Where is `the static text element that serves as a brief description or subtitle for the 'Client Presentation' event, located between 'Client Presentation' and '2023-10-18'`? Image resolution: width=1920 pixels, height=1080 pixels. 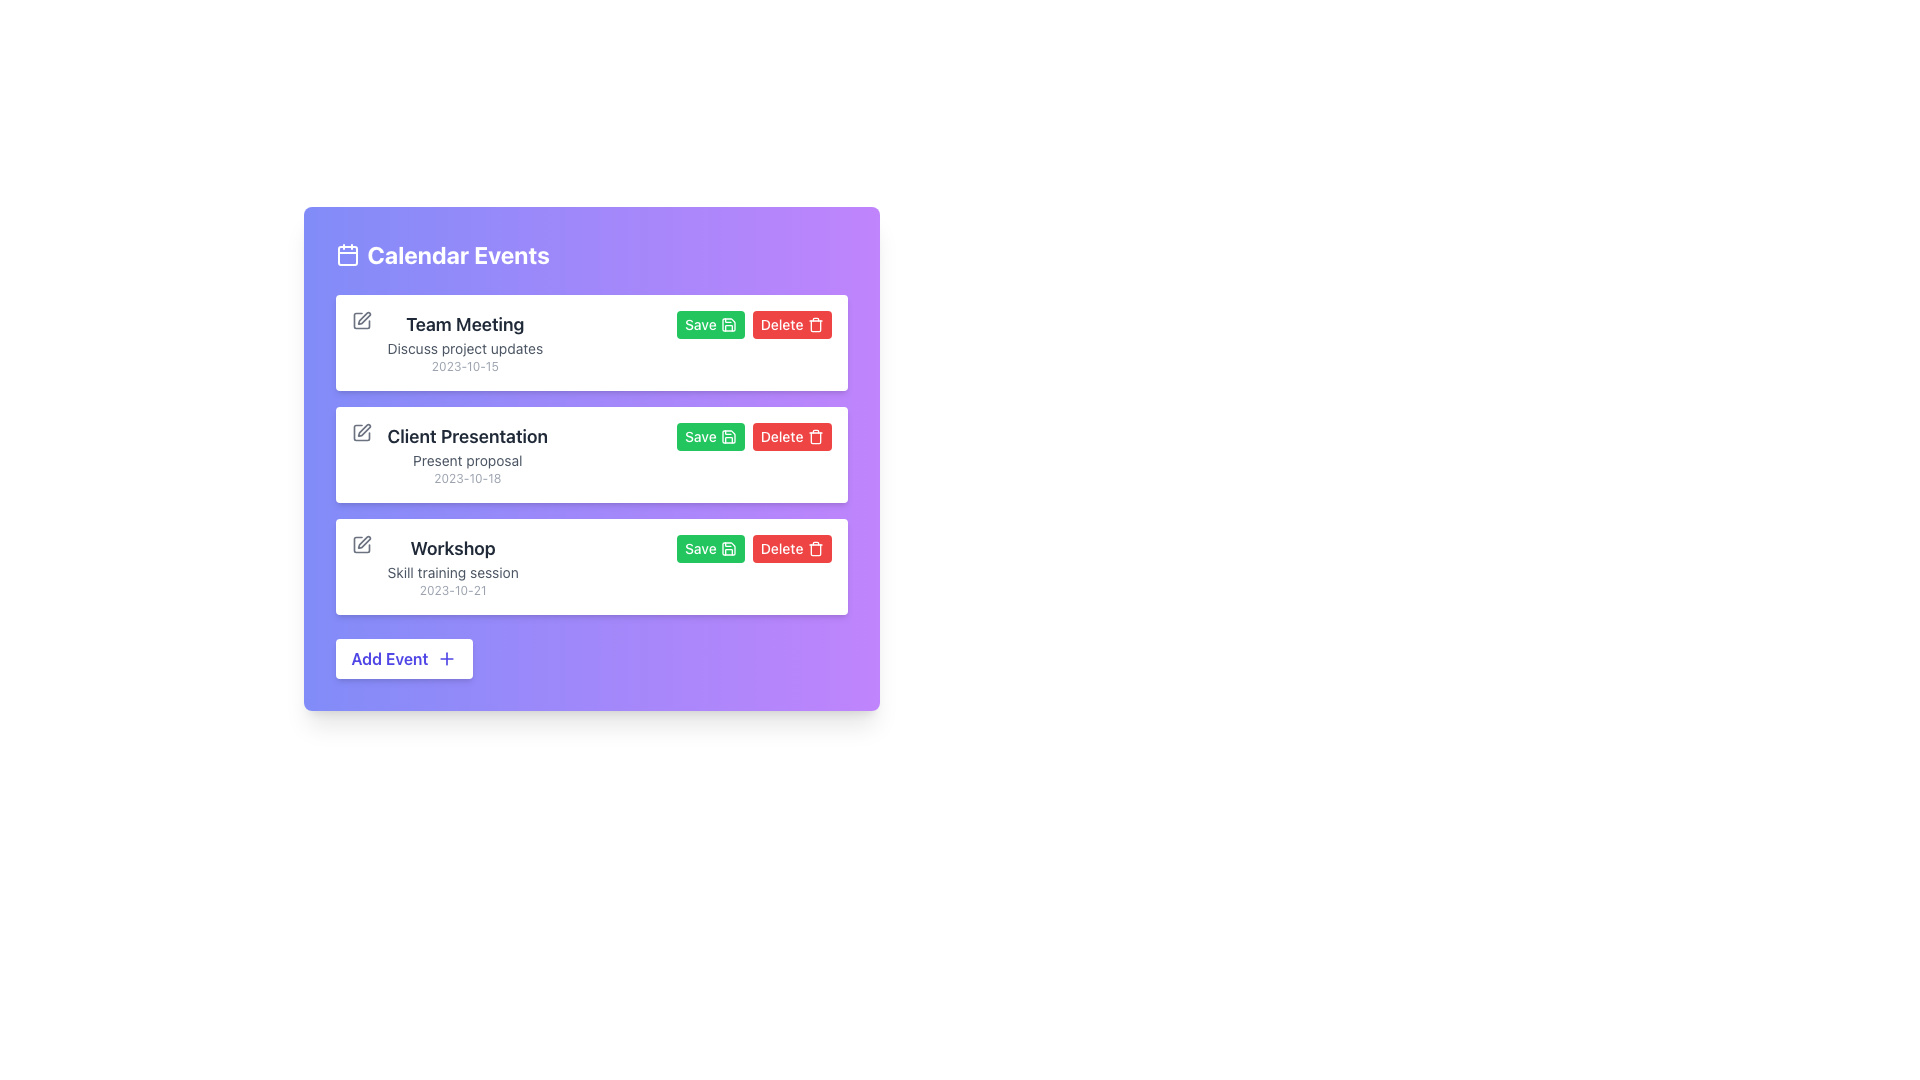
the static text element that serves as a brief description or subtitle for the 'Client Presentation' event, located between 'Client Presentation' and '2023-10-18' is located at coordinates (466, 461).